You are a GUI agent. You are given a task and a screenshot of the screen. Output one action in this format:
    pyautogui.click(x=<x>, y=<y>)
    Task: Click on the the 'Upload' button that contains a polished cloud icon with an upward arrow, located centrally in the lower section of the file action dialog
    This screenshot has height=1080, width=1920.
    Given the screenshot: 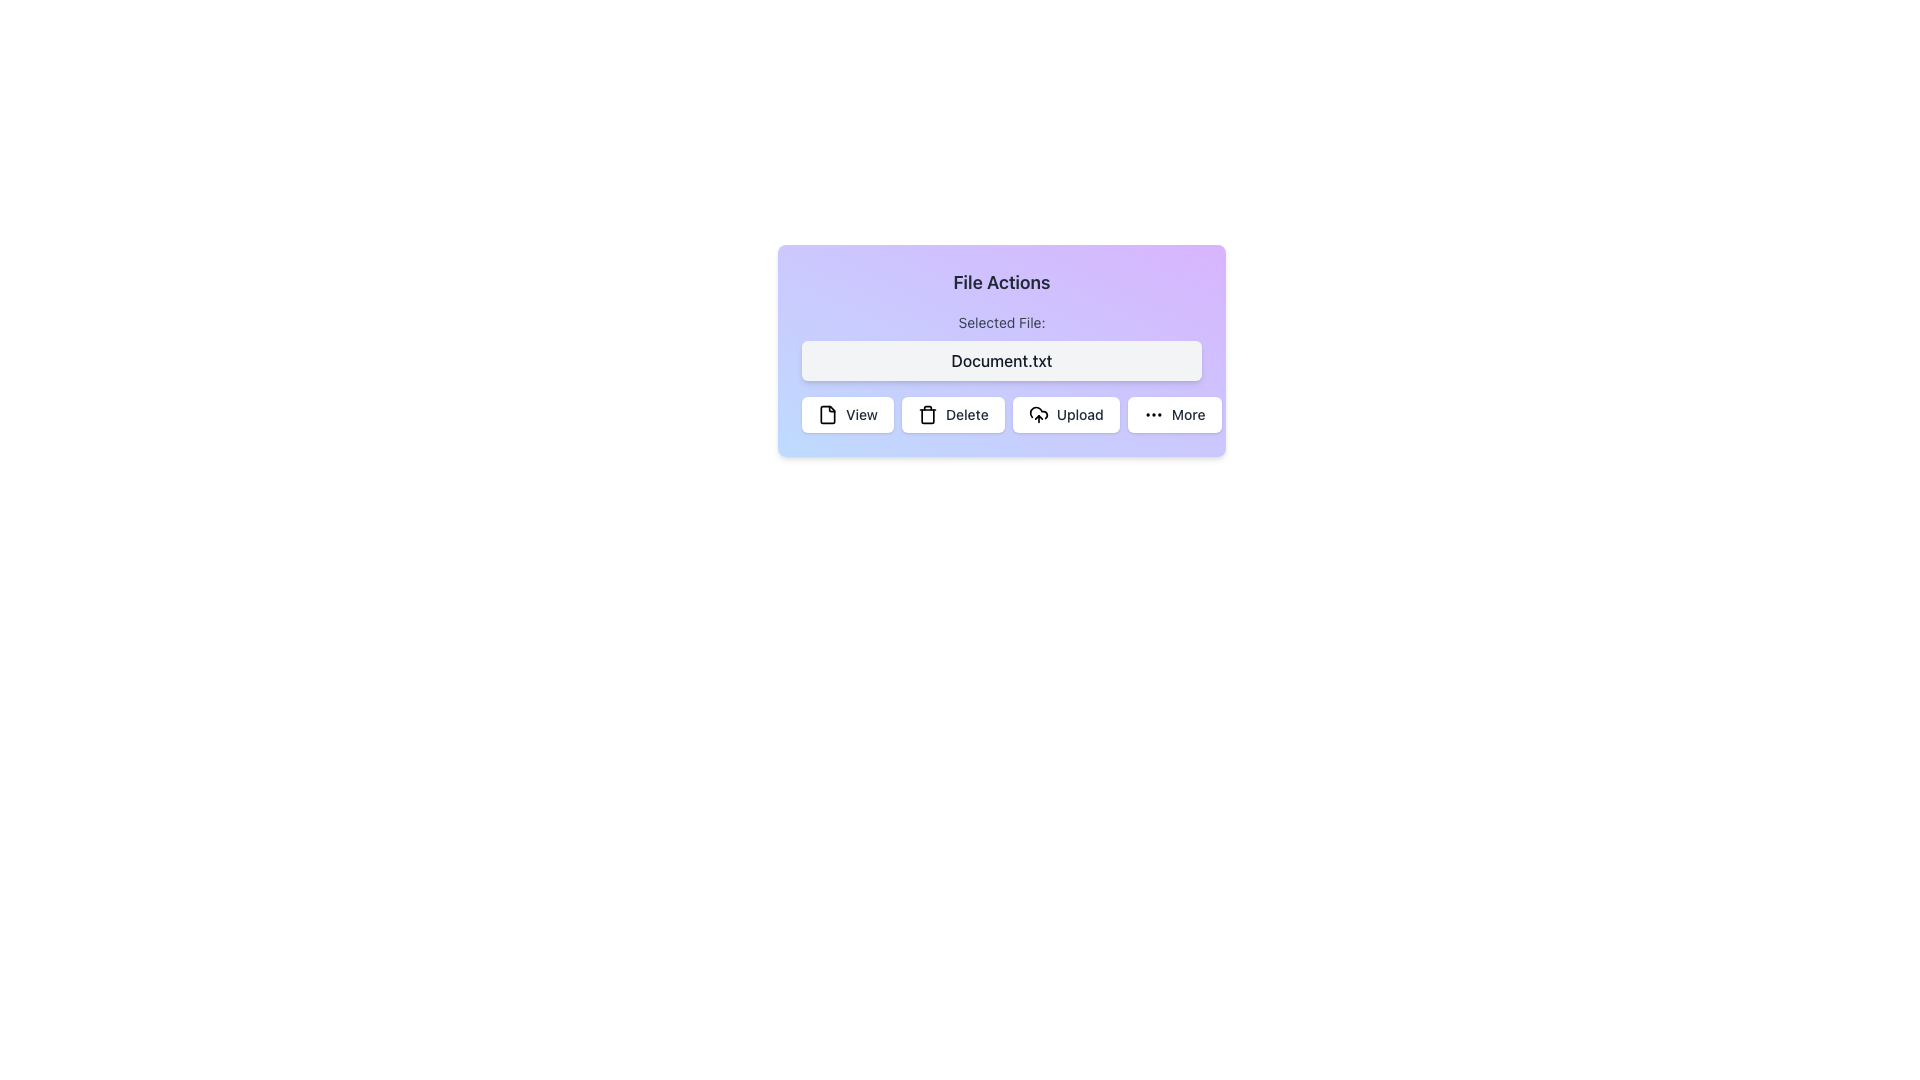 What is the action you would take?
    pyautogui.click(x=1038, y=414)
    